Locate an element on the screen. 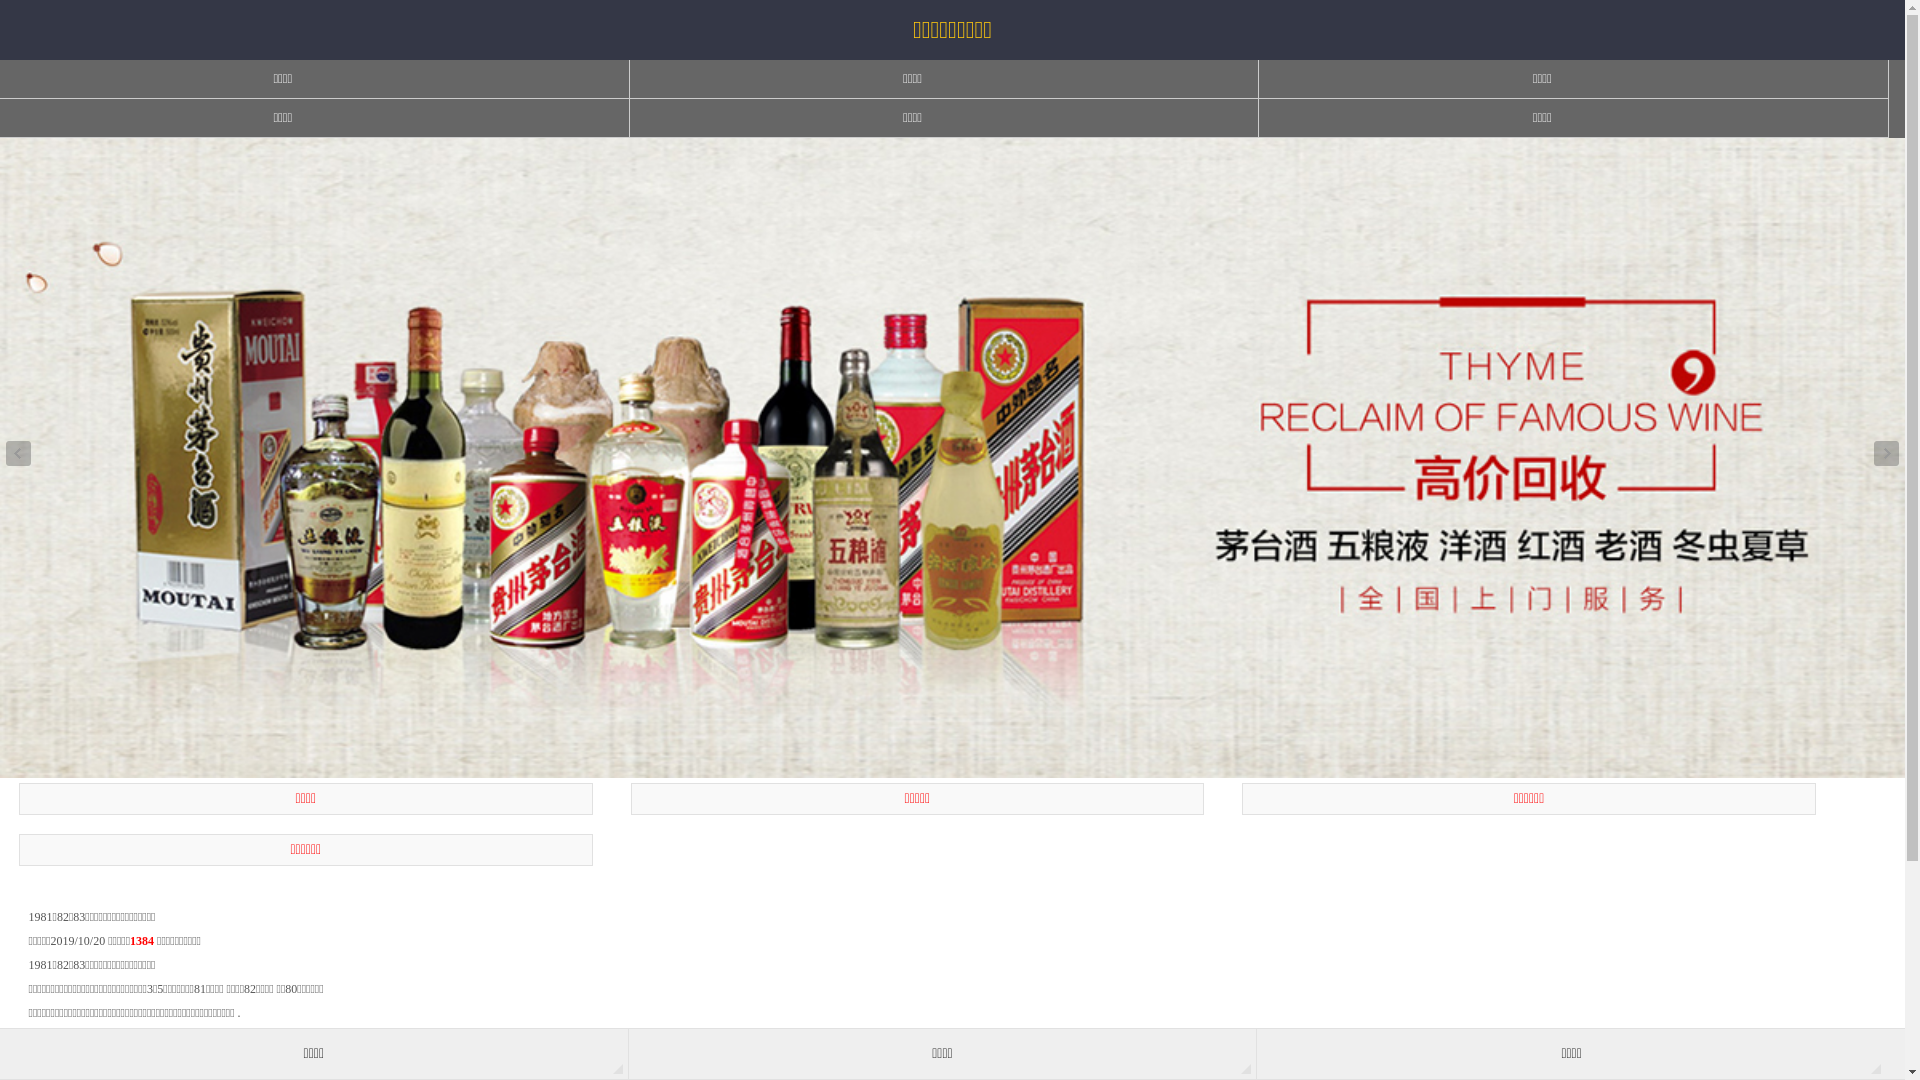 This screenshot has height=1080, width=1920. 'Next' is located at coordinates (1885, 453).